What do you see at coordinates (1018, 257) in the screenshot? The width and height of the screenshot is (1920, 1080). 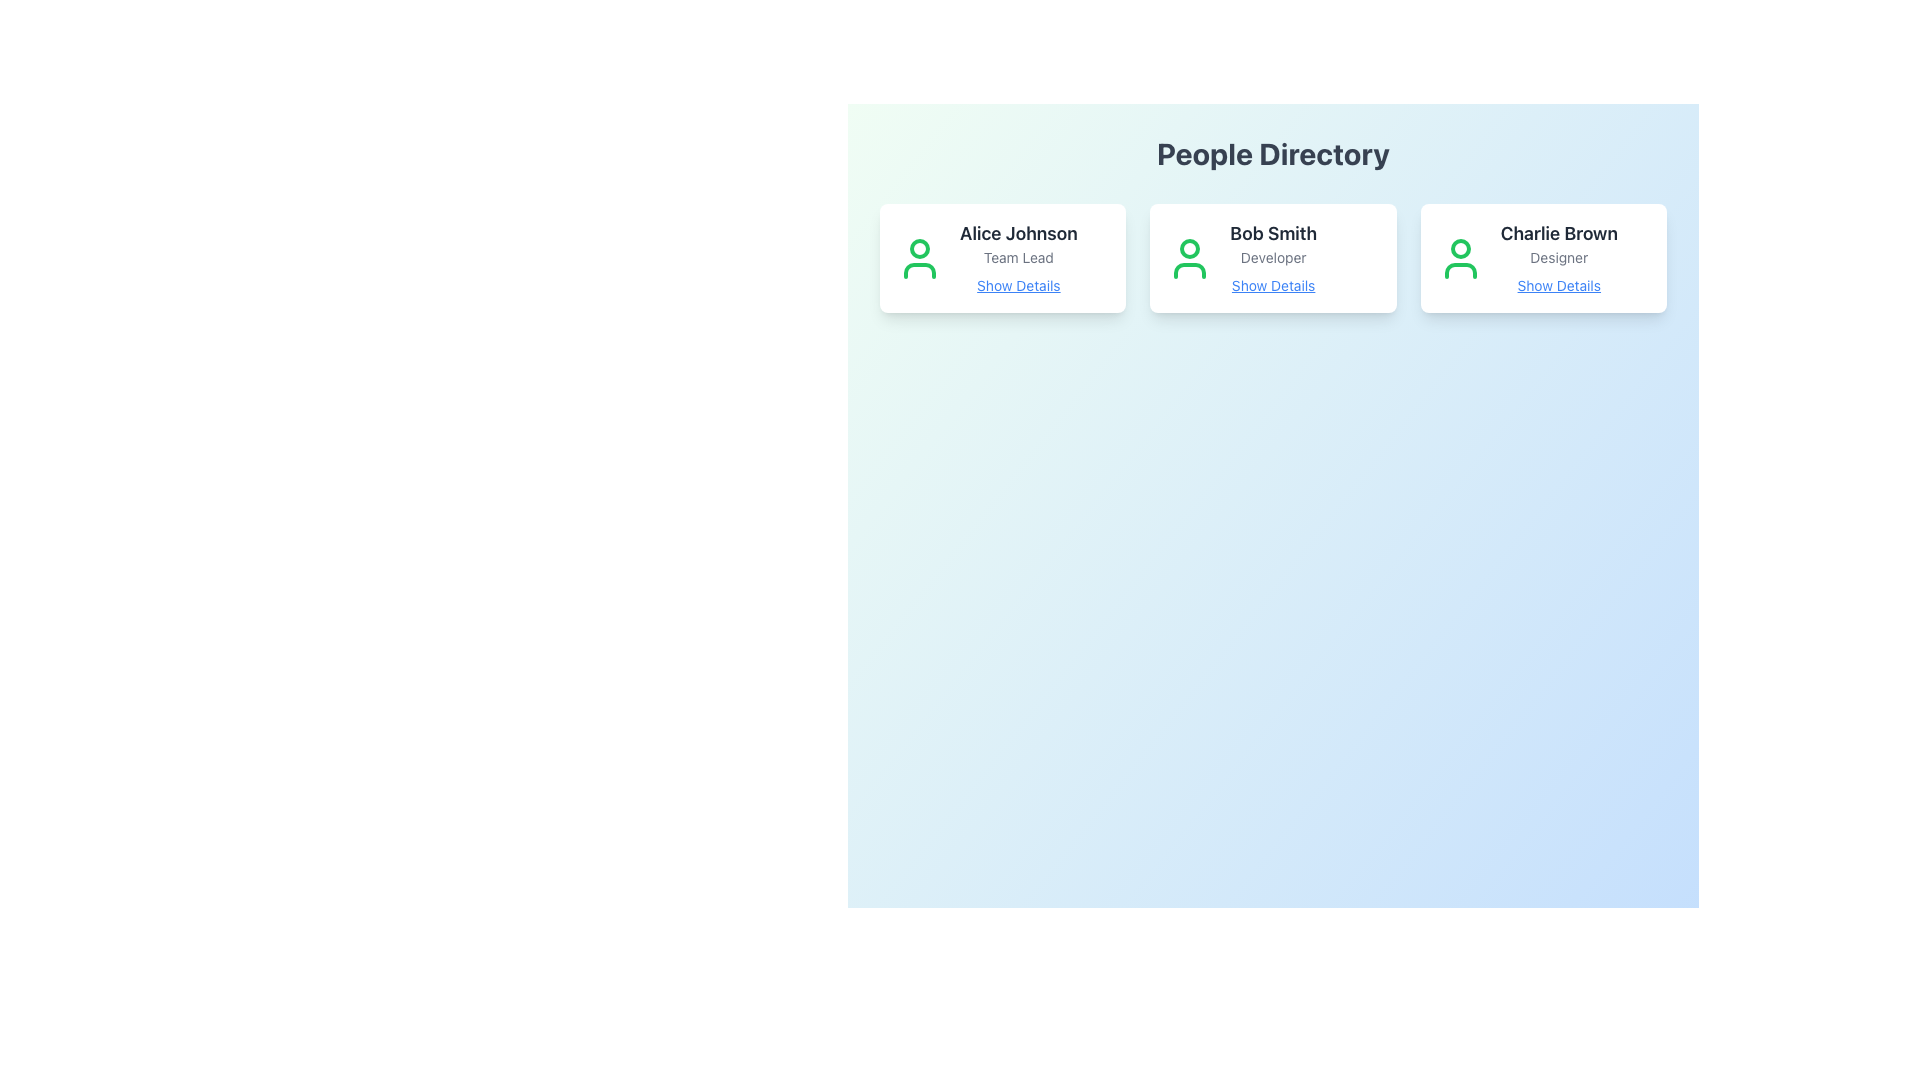 I see `the 'Team Lead' text label, which is styled in small and light gray font and located below the header 'Alice Johnson' in the card component` at bounding box center [1018, 257].